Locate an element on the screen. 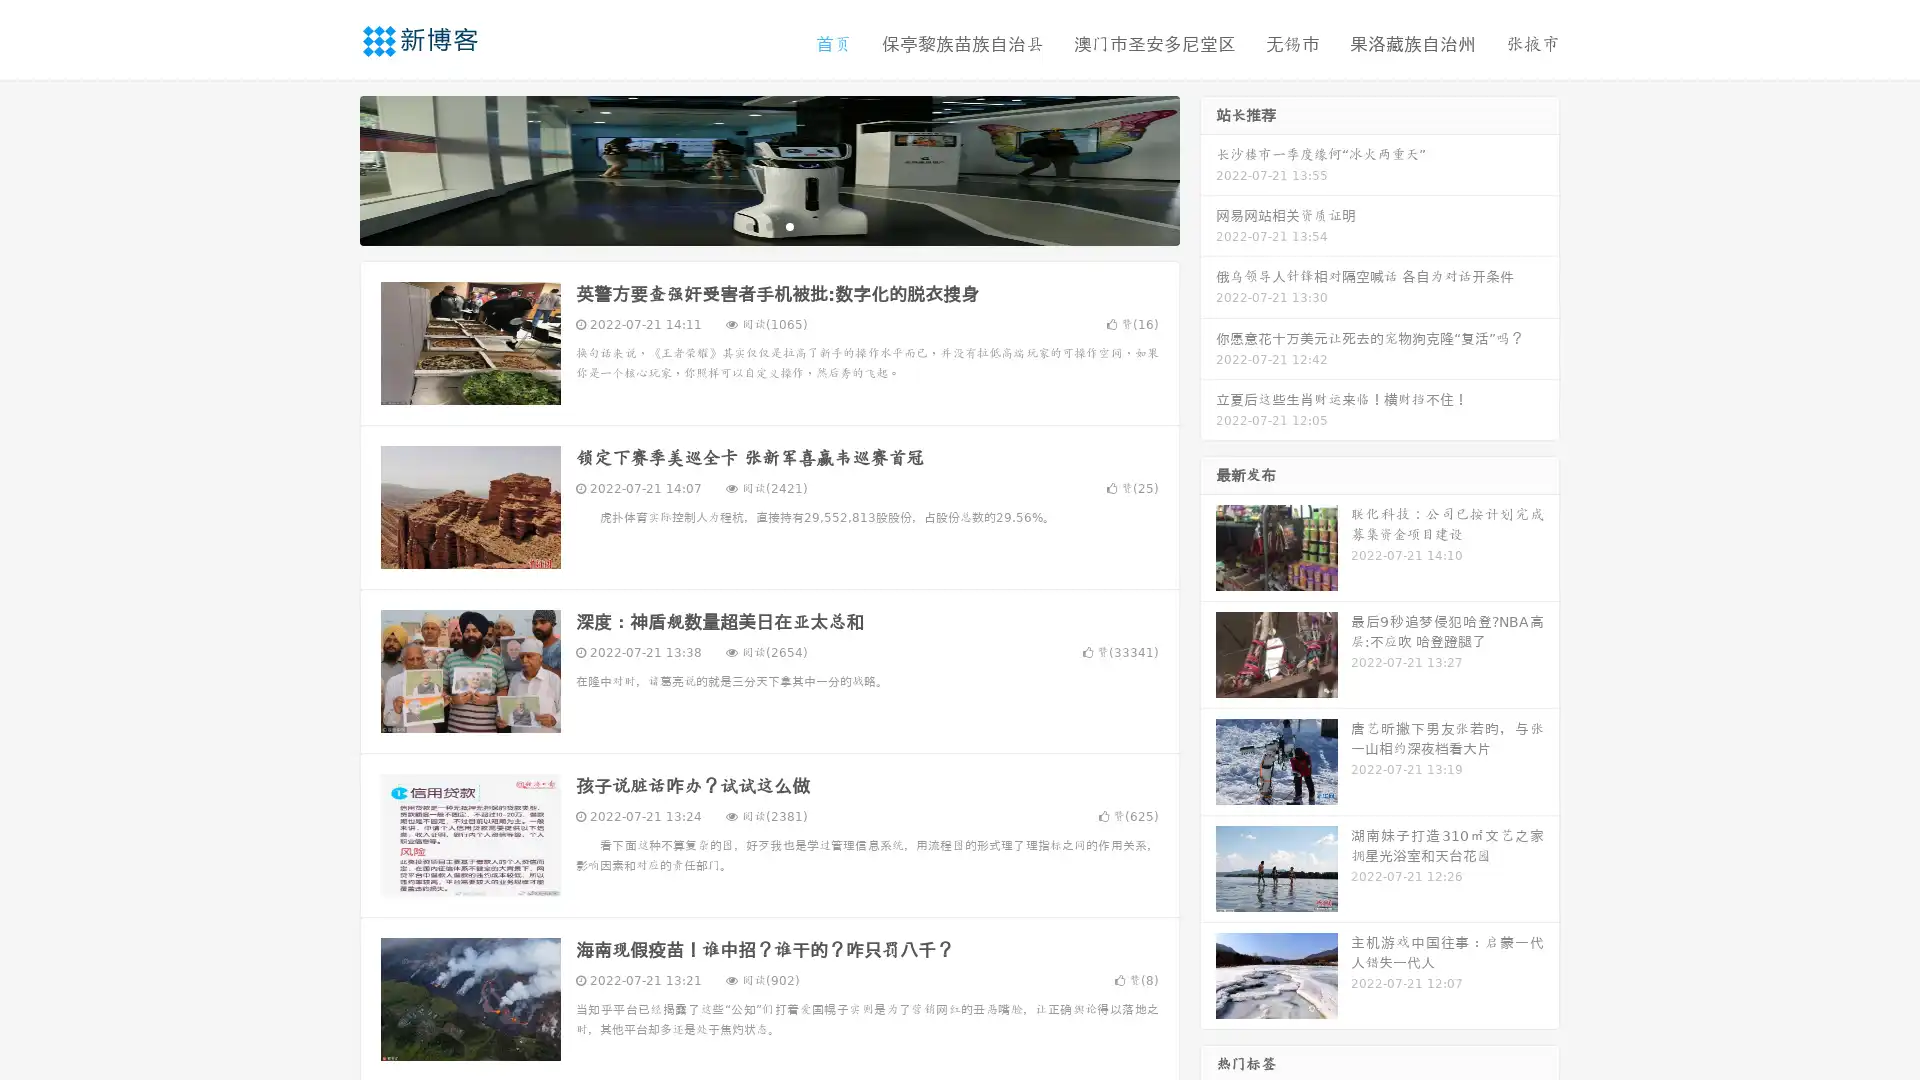 The width and height of the screenshot is (1920, 1080). Previous slide is located at coordinates (330, 168).